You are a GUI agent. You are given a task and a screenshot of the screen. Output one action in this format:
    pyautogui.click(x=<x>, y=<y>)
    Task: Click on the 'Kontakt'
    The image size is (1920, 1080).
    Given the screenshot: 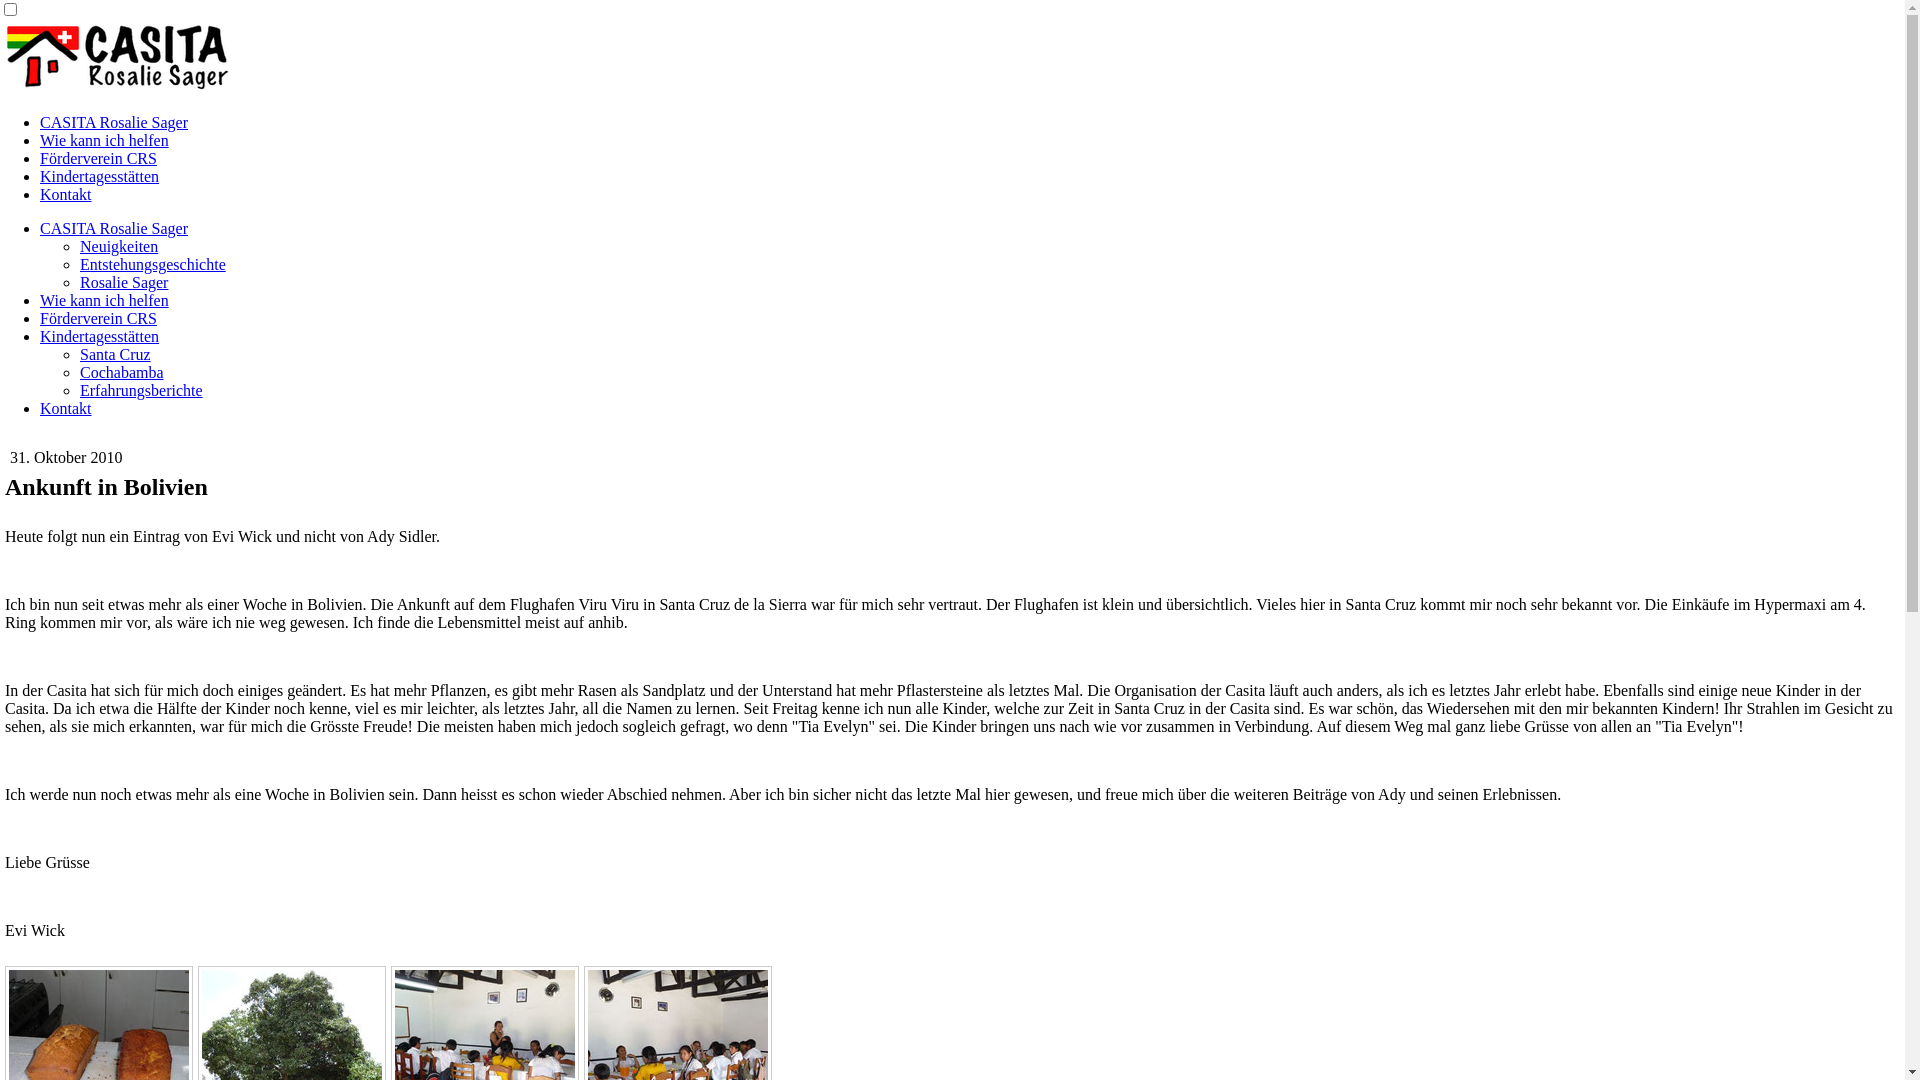 What is the action you would take?
    pyautogui.click(x=66, y=407)
    